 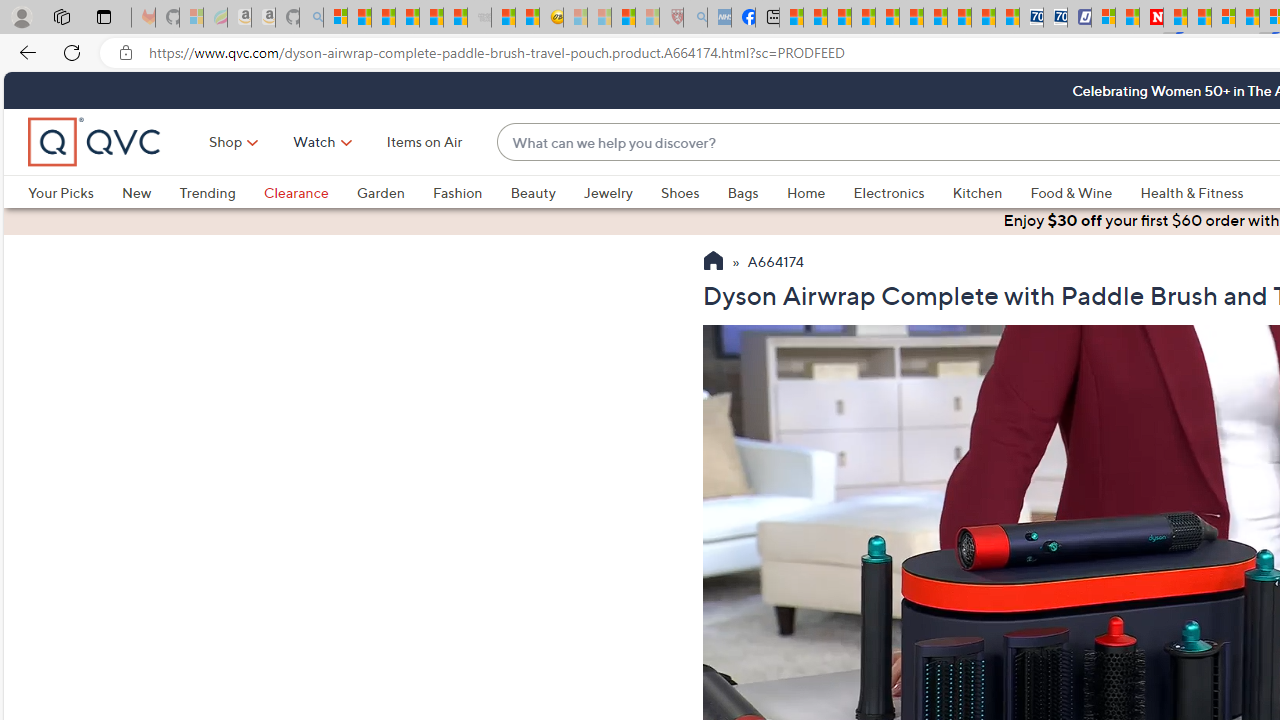 What do you see at coordinates (1192, 192) in the screenshot?
I see `'Health & Fitness'` at bounding box center [1192, 192].